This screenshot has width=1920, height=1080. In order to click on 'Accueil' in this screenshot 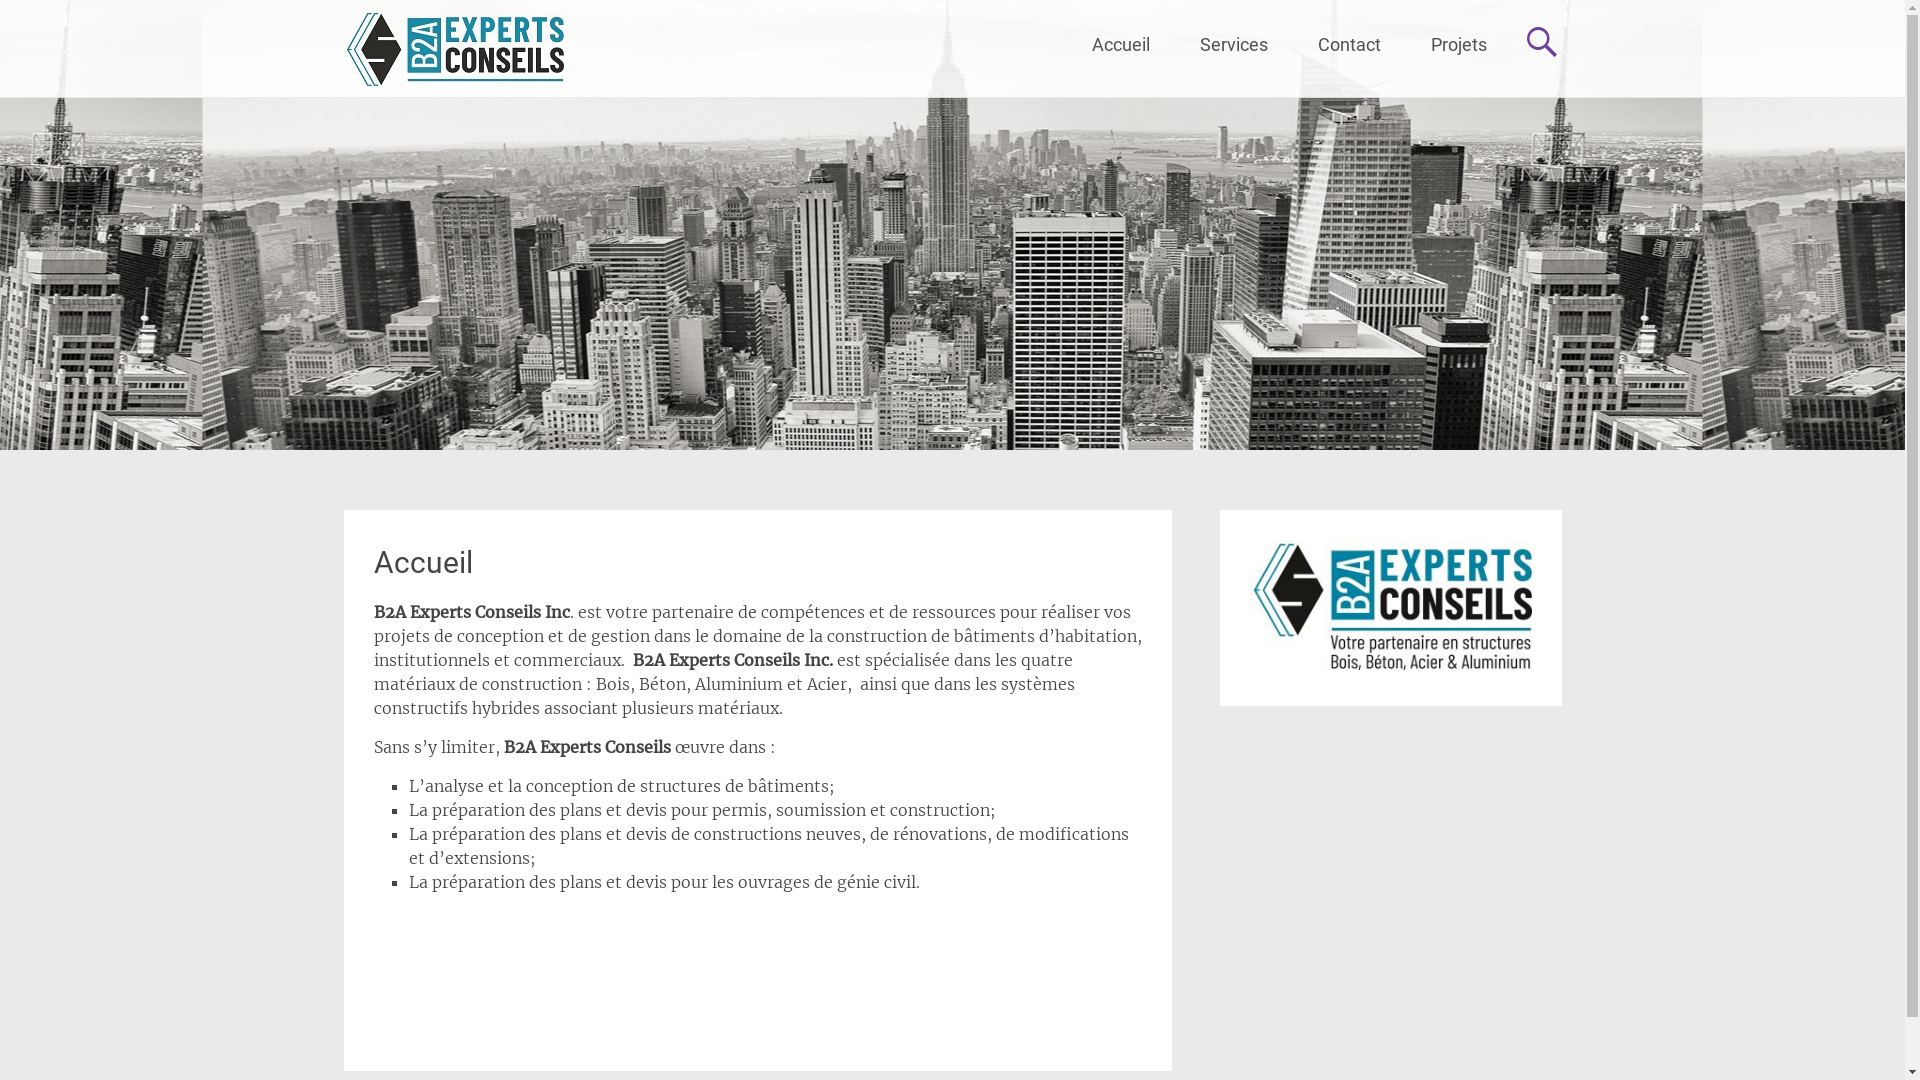, I will do `click(1118, 45)`.